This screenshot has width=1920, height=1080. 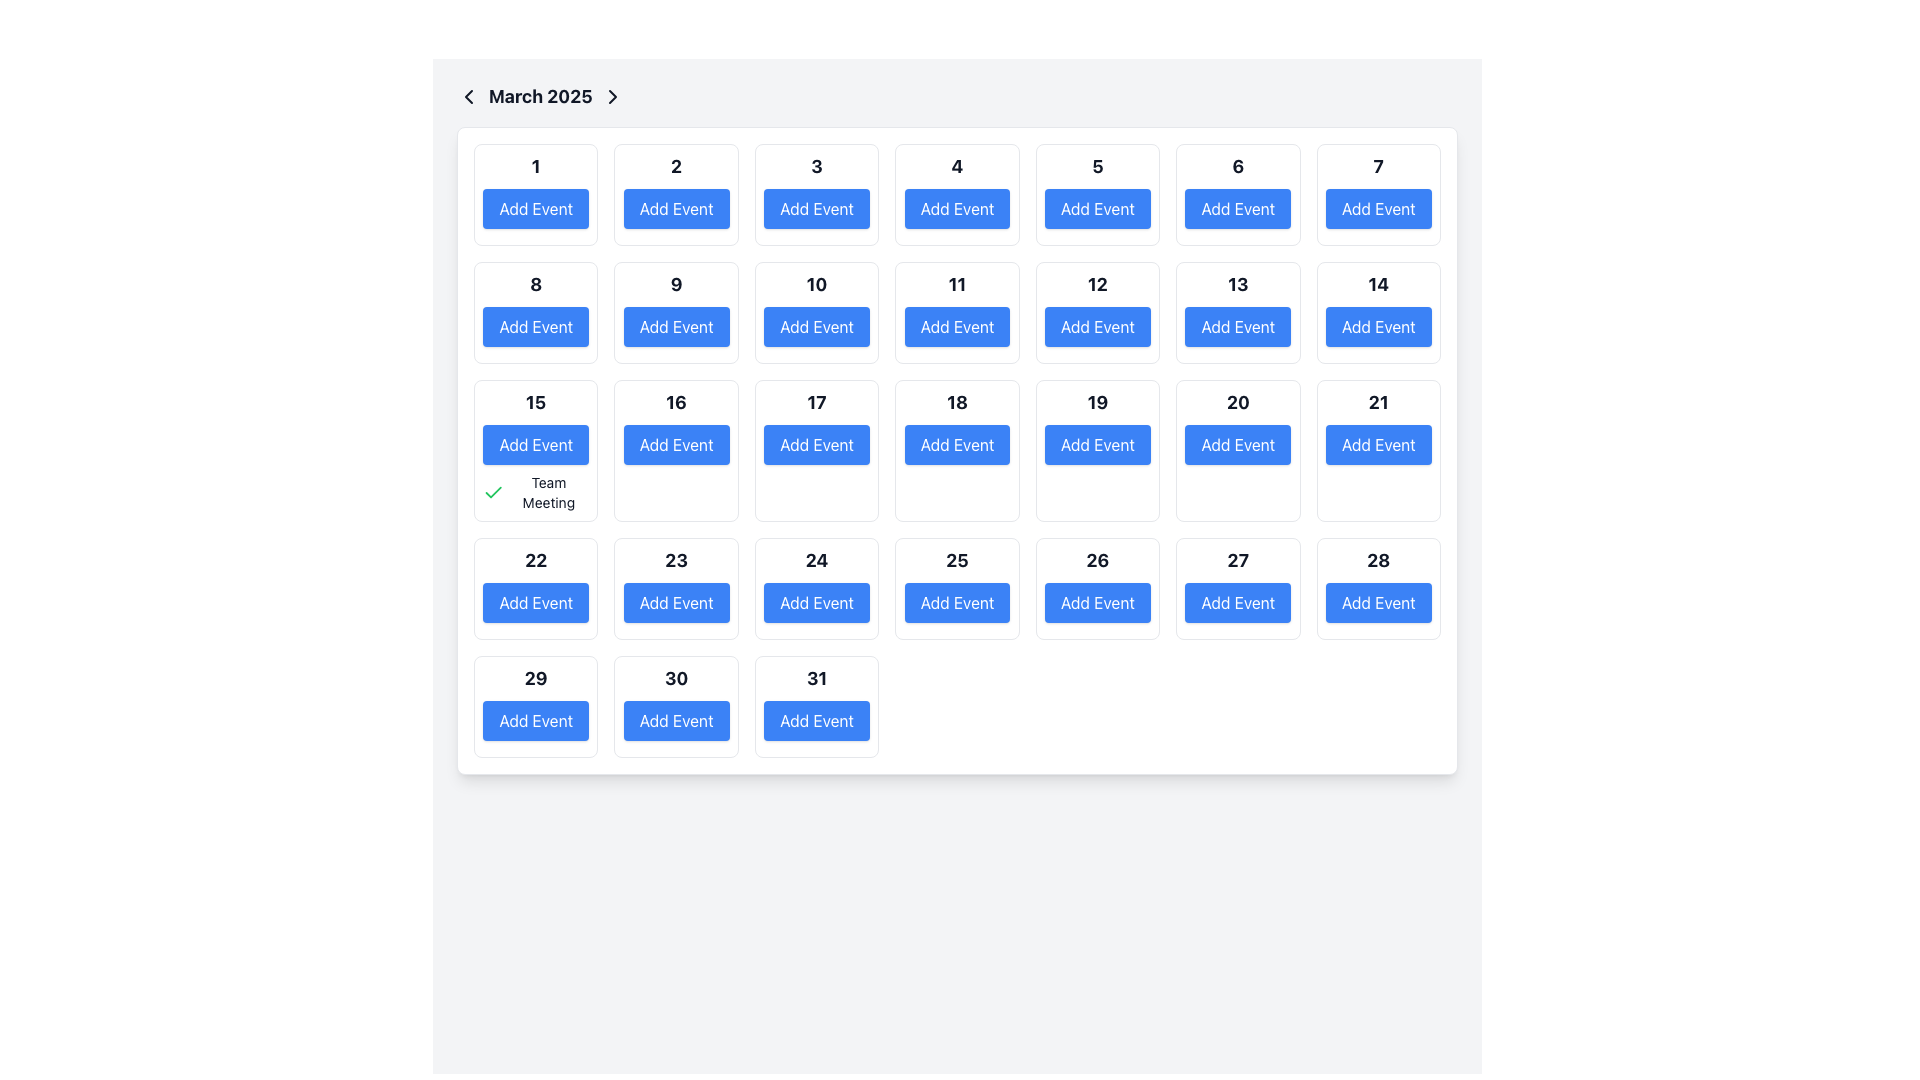 What do you see at coordinates (1237, 312) in the screenshot?
I see `the 'Add Event' button in the calendar cell for the 13th day of the month` at bounding box center [1237, 312].